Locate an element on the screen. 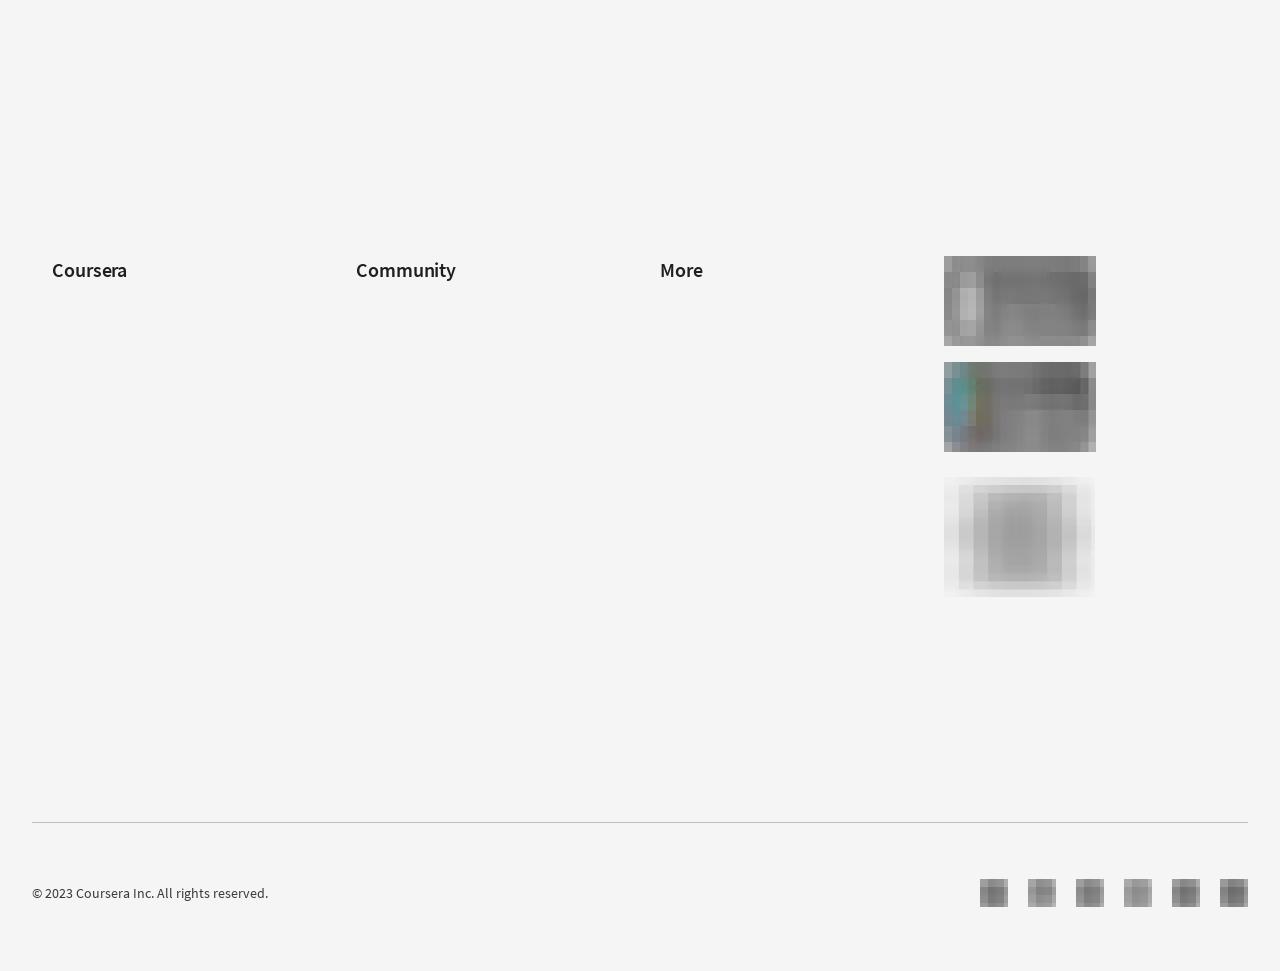 The height and width of the screenshot is (971, 1280). 'Coursera Plus' is located at coordinates (51, 455).